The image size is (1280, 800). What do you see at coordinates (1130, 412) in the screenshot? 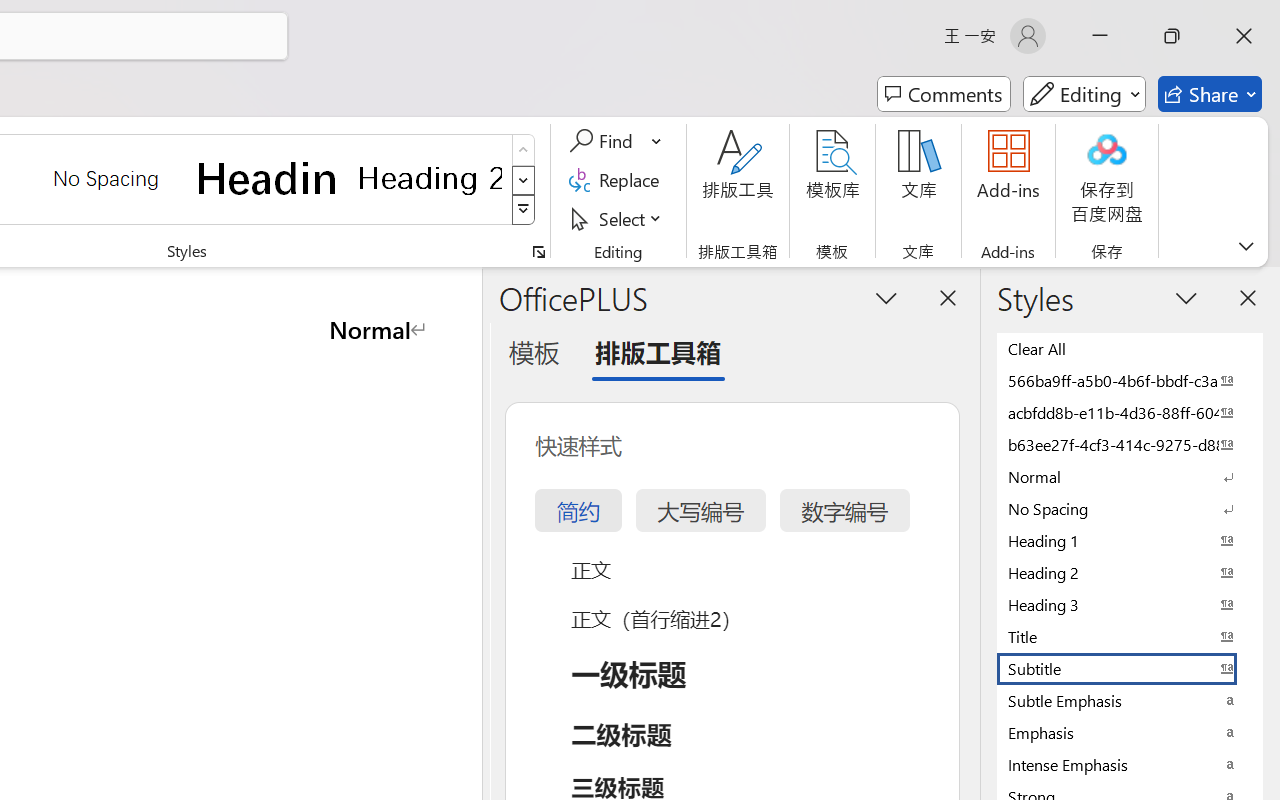
I see `'acbfdd8b-e11b-4d36-88ff-6049b138f862'` at bounding box center [1130, 412].